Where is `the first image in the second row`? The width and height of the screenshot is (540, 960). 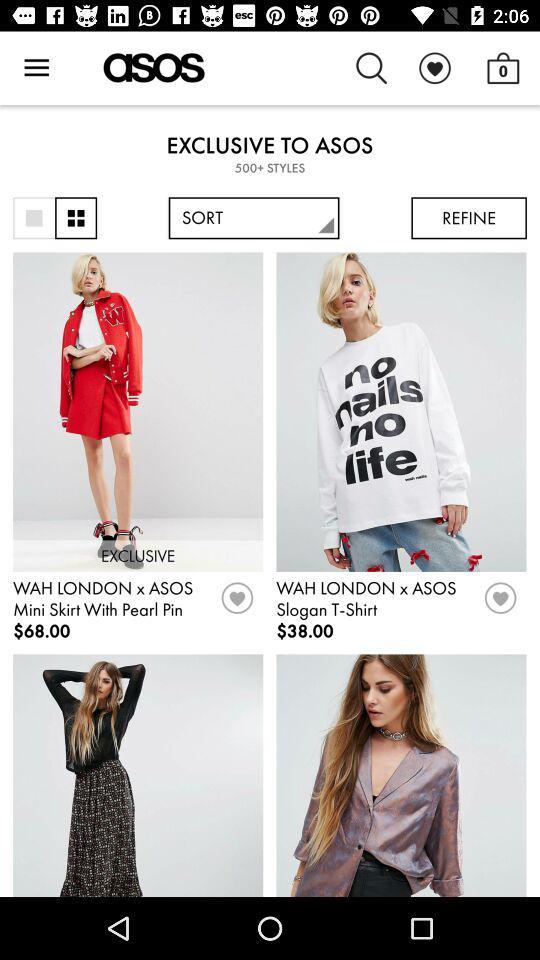
the first image in the second row is located at coordinates (137, 774).